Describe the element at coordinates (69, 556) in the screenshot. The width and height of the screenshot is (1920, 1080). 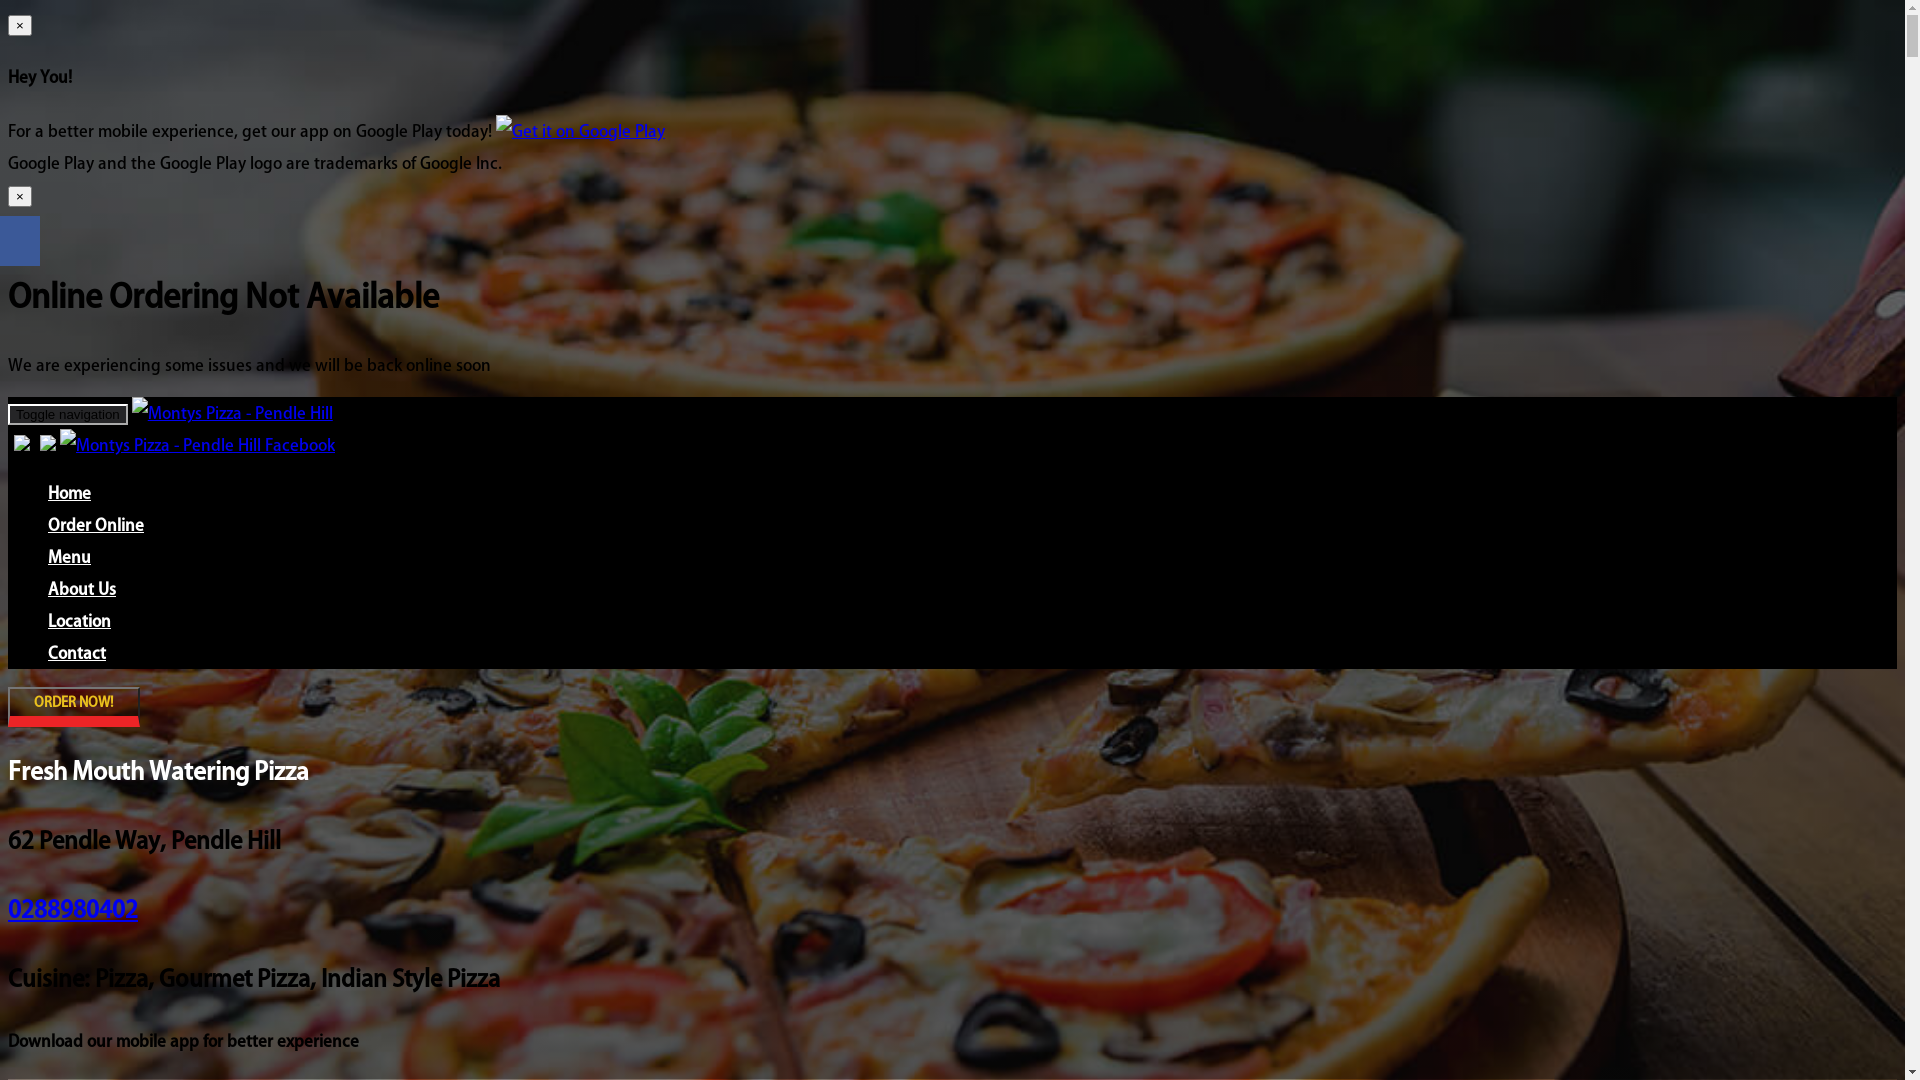
I see `'Menu'` at that location.